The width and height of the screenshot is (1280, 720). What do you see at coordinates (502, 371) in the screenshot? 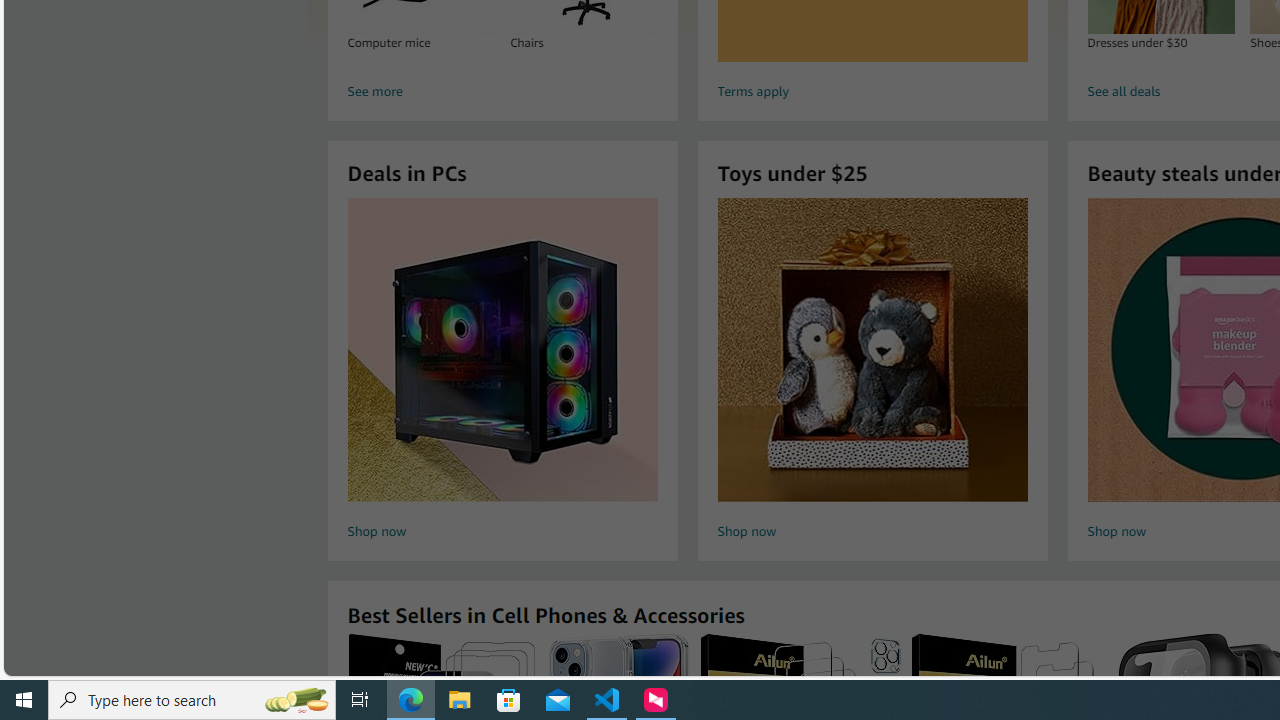
I see `'Deals in PCs Shop now'` at bounding box center [502, 371].